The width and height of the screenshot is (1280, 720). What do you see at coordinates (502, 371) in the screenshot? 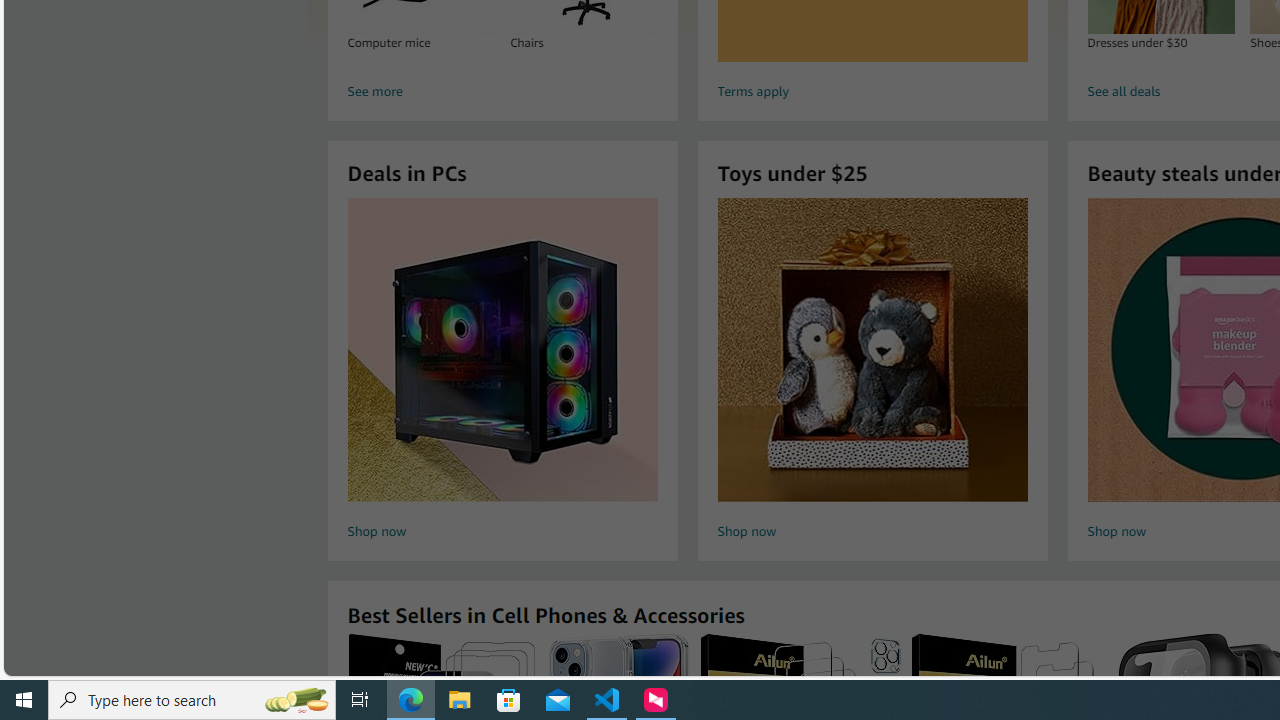
I see `'Deals in PCs Shop now'` at bounding box center [502, 371].